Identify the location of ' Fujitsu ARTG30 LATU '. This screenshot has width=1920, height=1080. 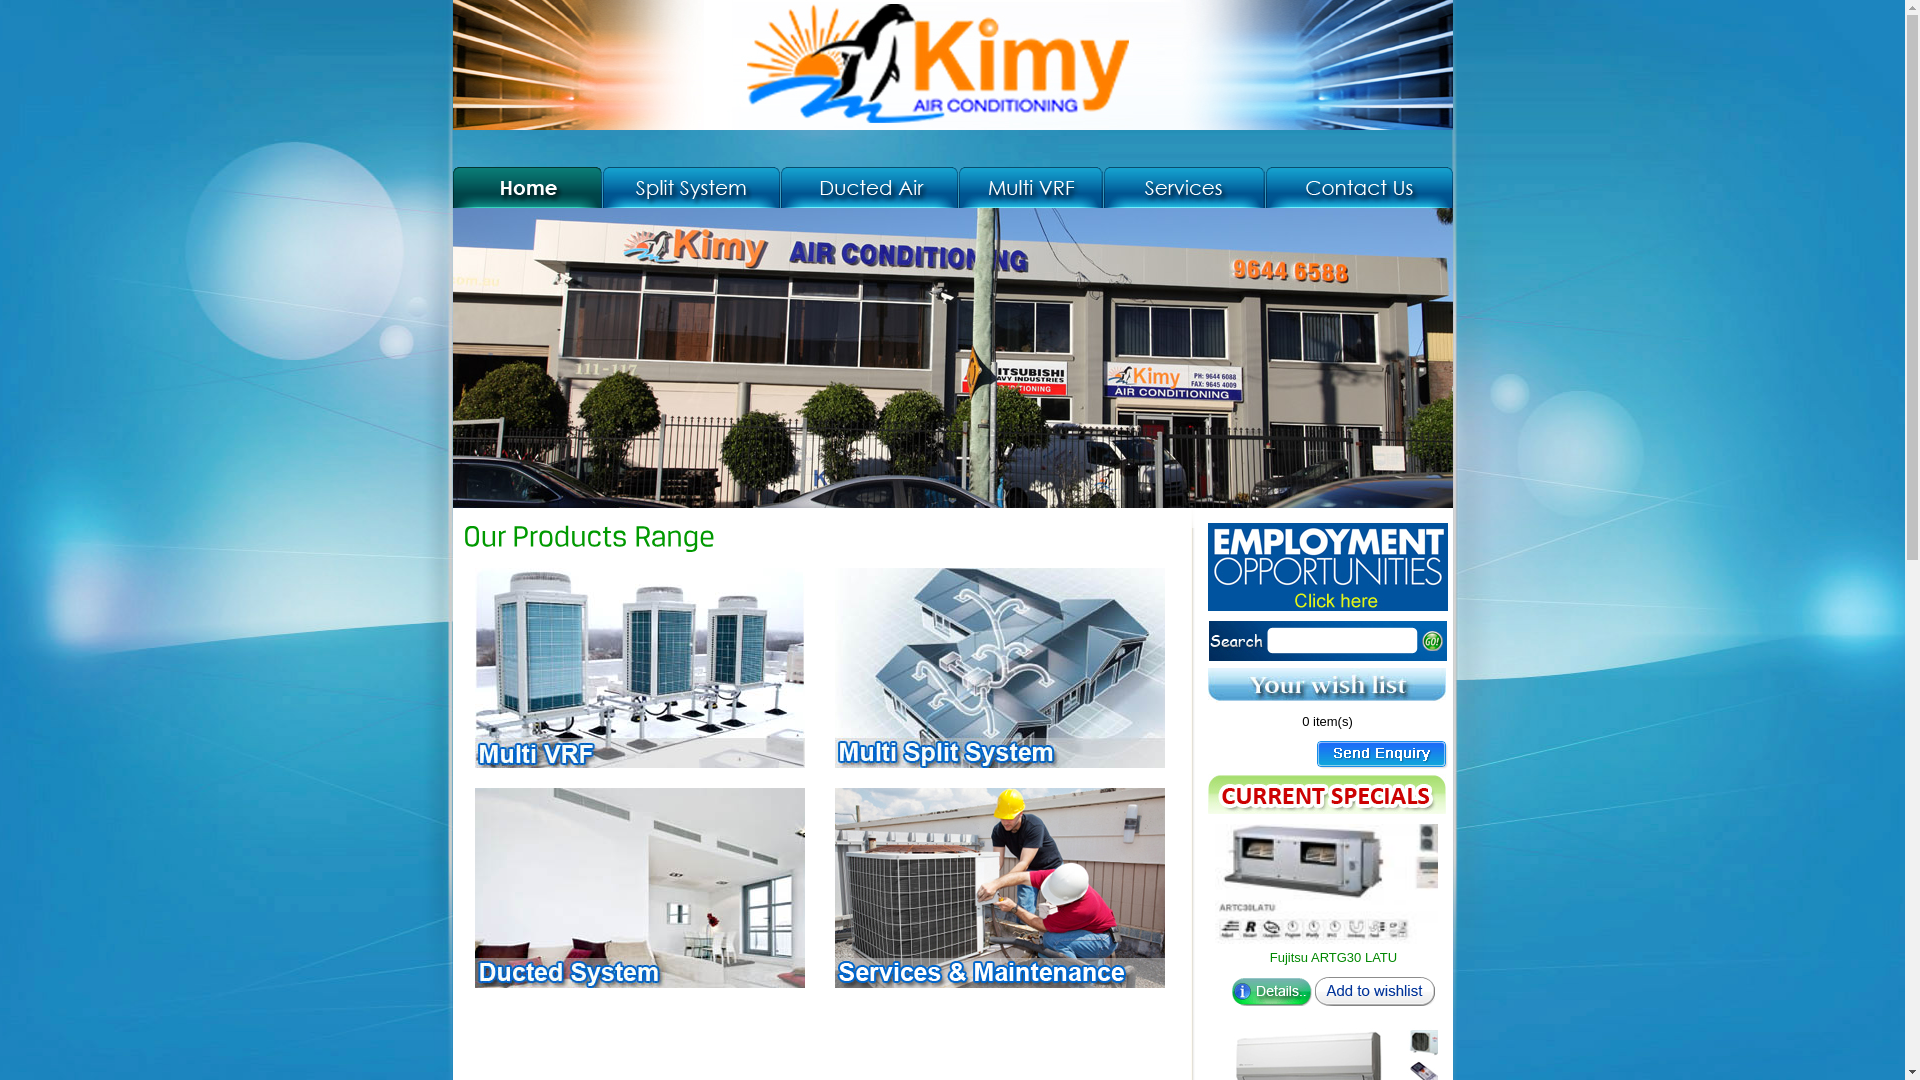
(1333, 882).